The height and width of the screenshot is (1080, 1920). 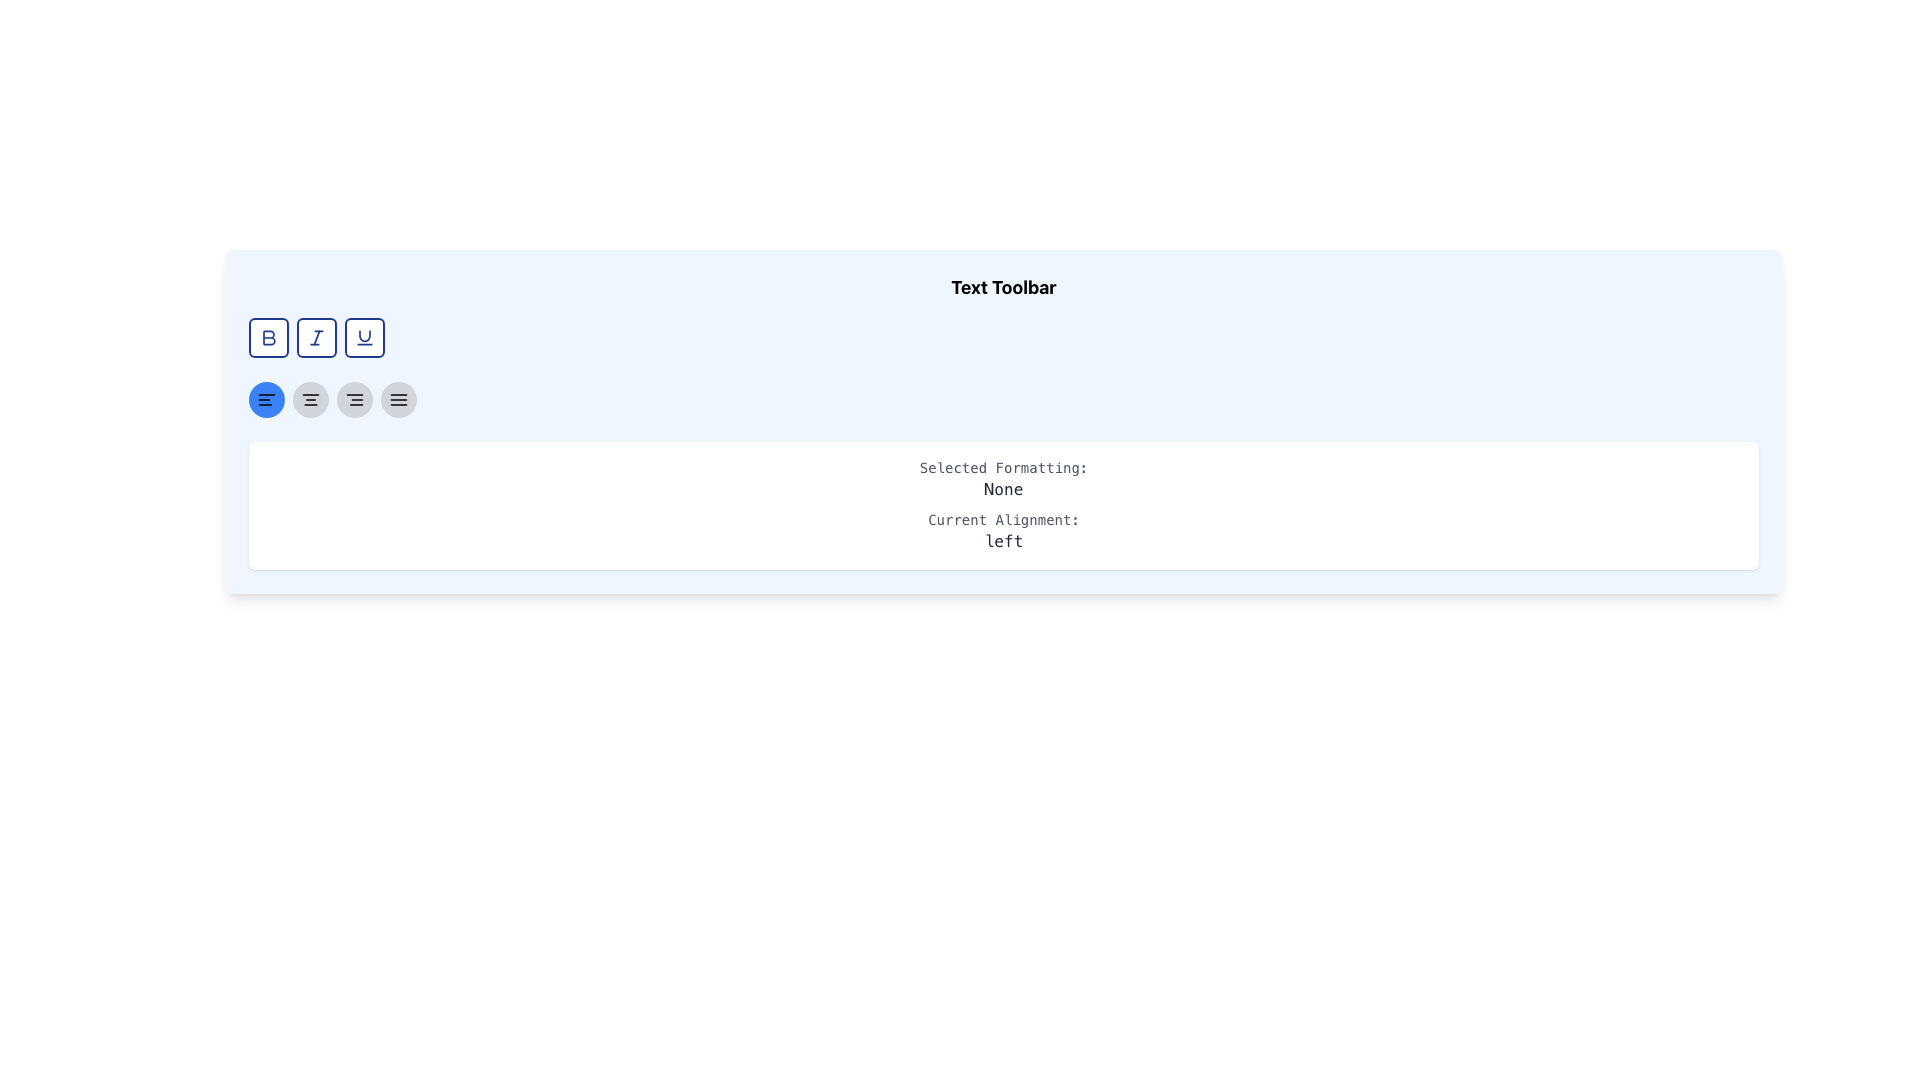 I want to click on the bold letter 'B' icon button in the top-left section of the toolbar, so click(x=268, y=337).